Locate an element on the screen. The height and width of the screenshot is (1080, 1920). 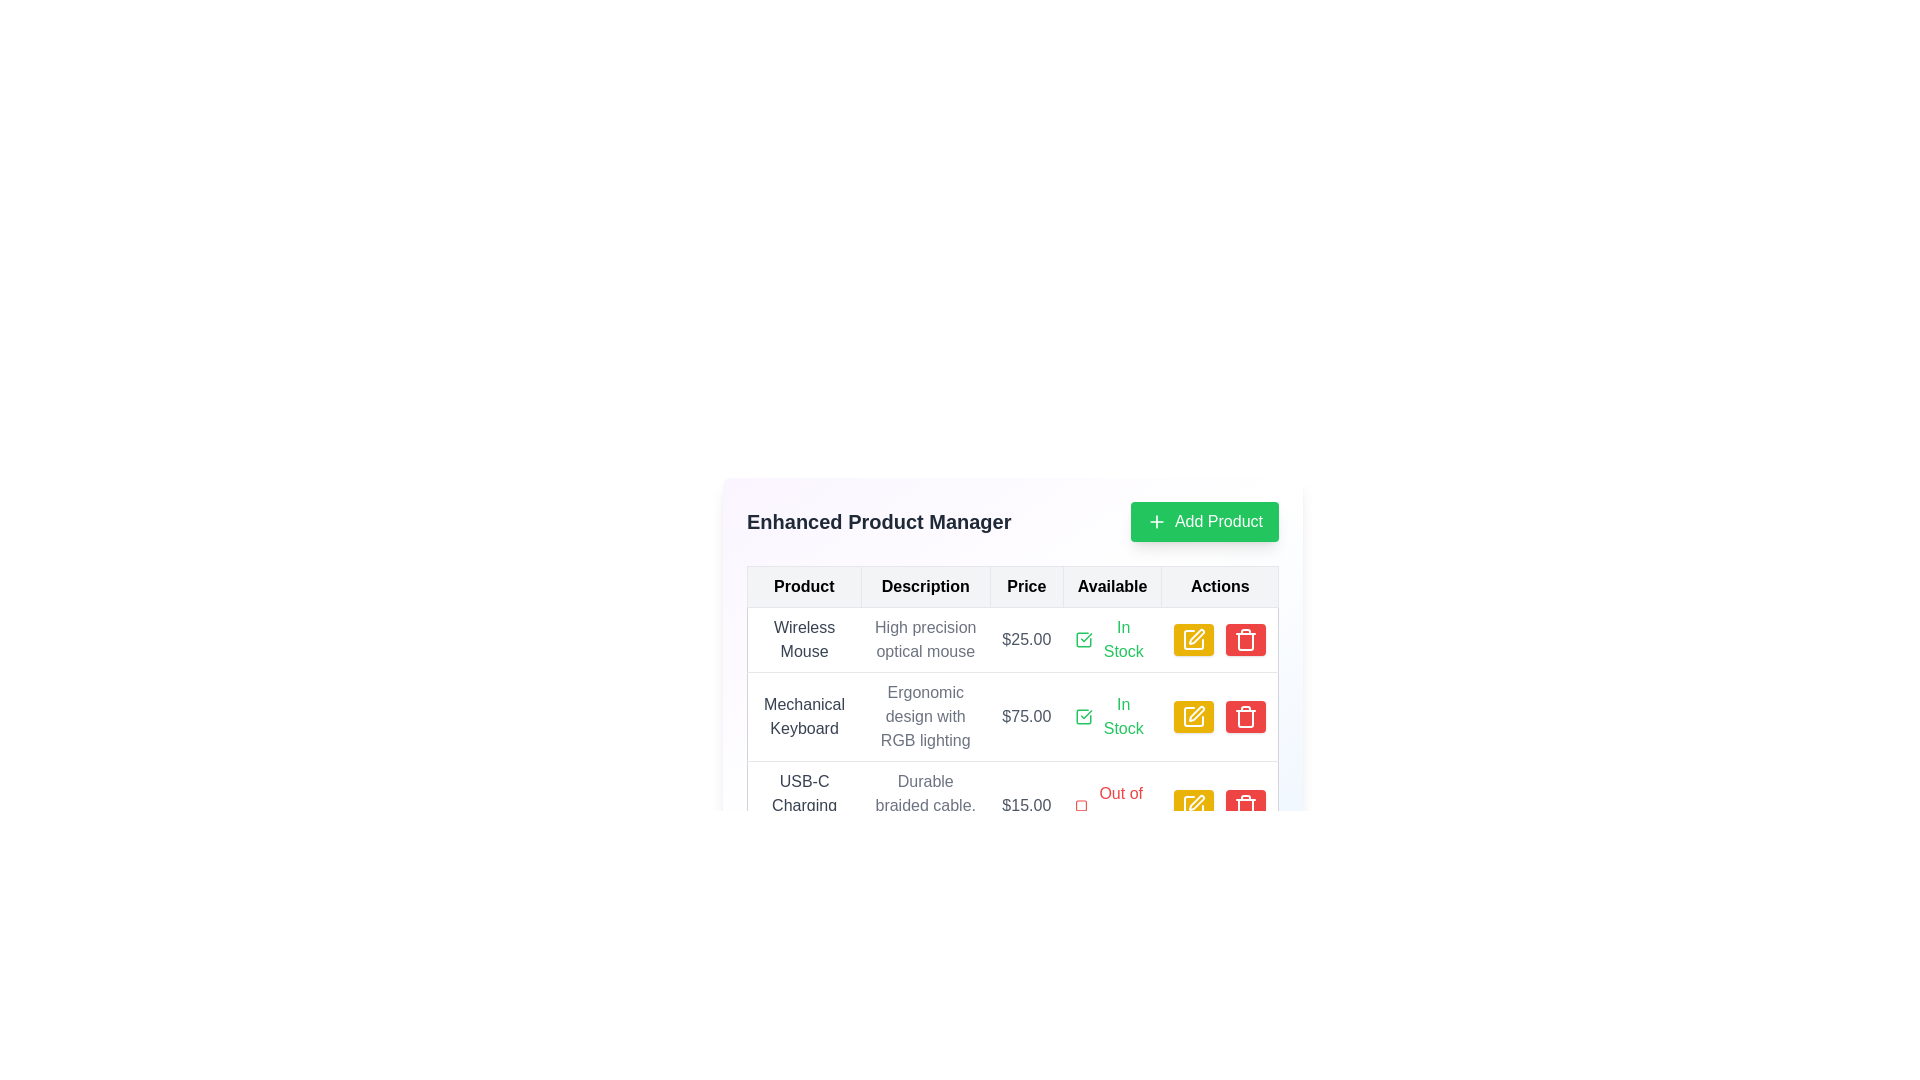
the 'Out of Stock' text label styled in red font with an adjacent small square icon, located in the 'Available' column of the third row in the product information table is located at coordinates (1111, 805).